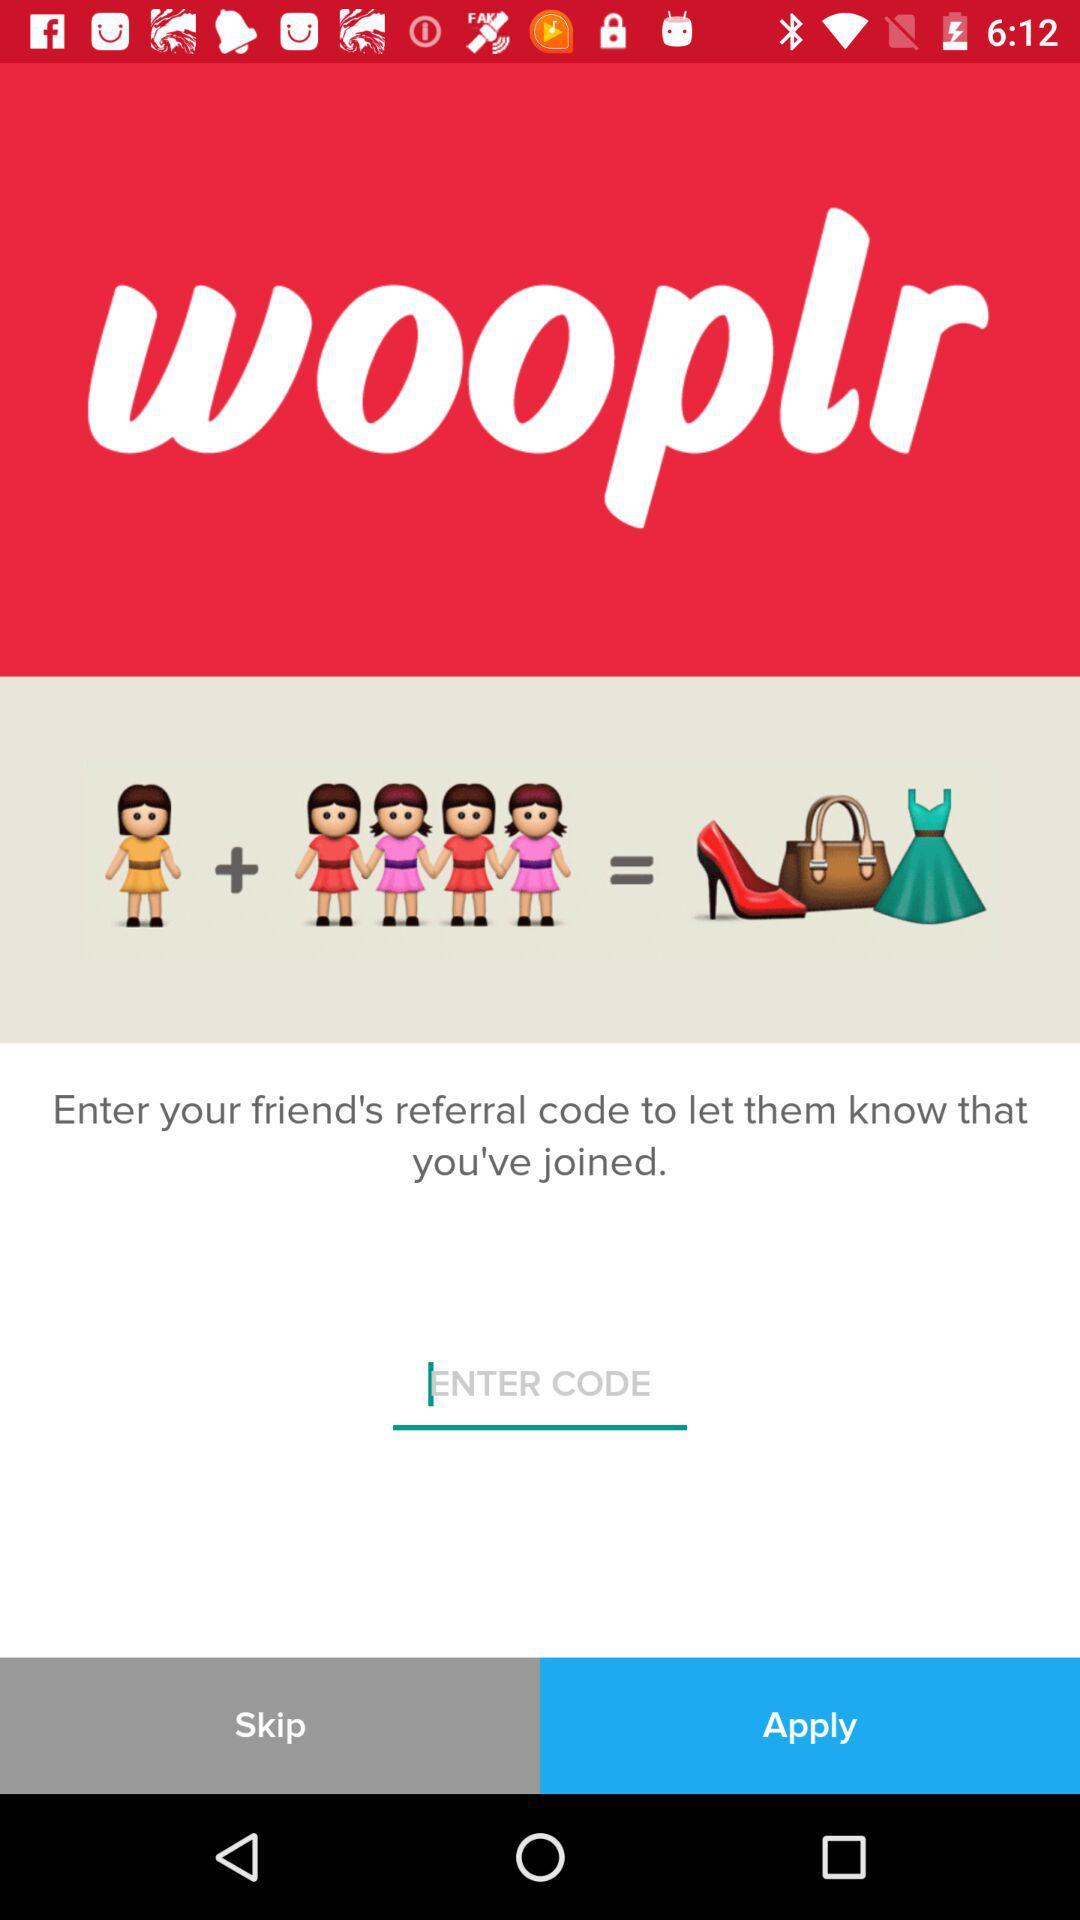 The width and height of the screenshot is (1080, 1920). What do you see at coordinates (270, 1724) in the screenshot?
I see `item at the bottom left corner` at bounding box center [270, 1724].